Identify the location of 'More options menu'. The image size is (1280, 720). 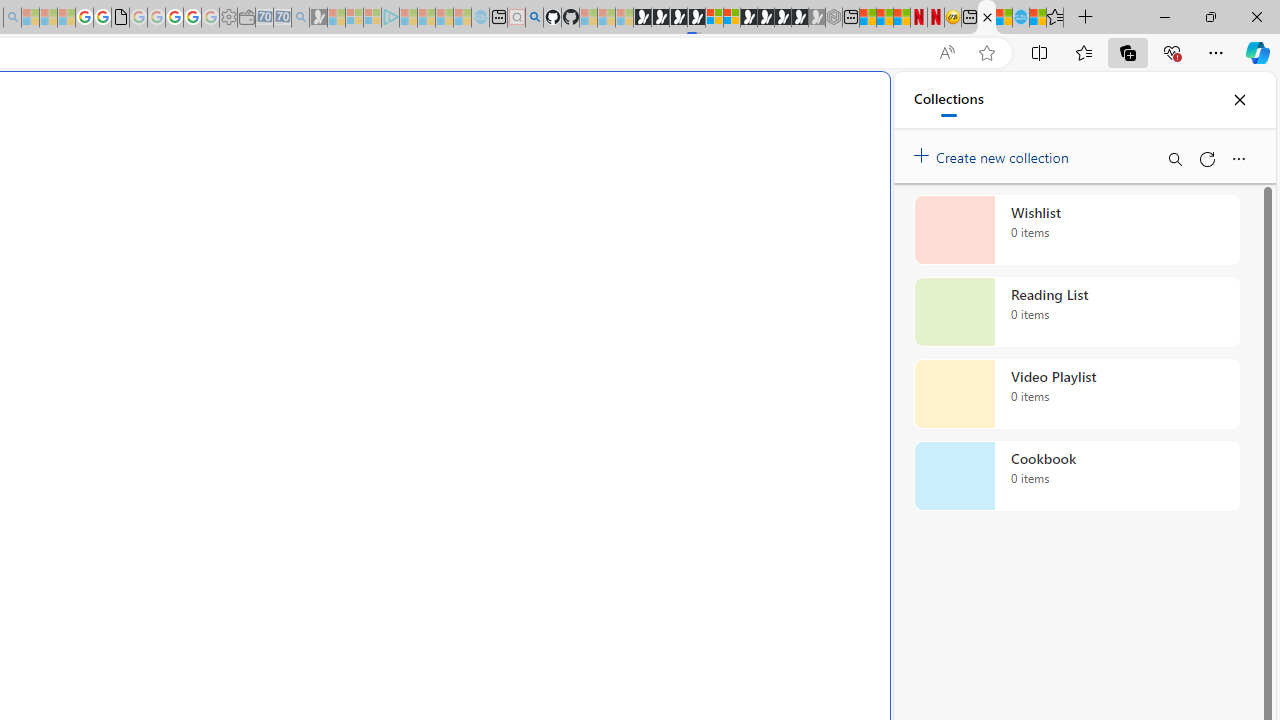
(1237, 158).